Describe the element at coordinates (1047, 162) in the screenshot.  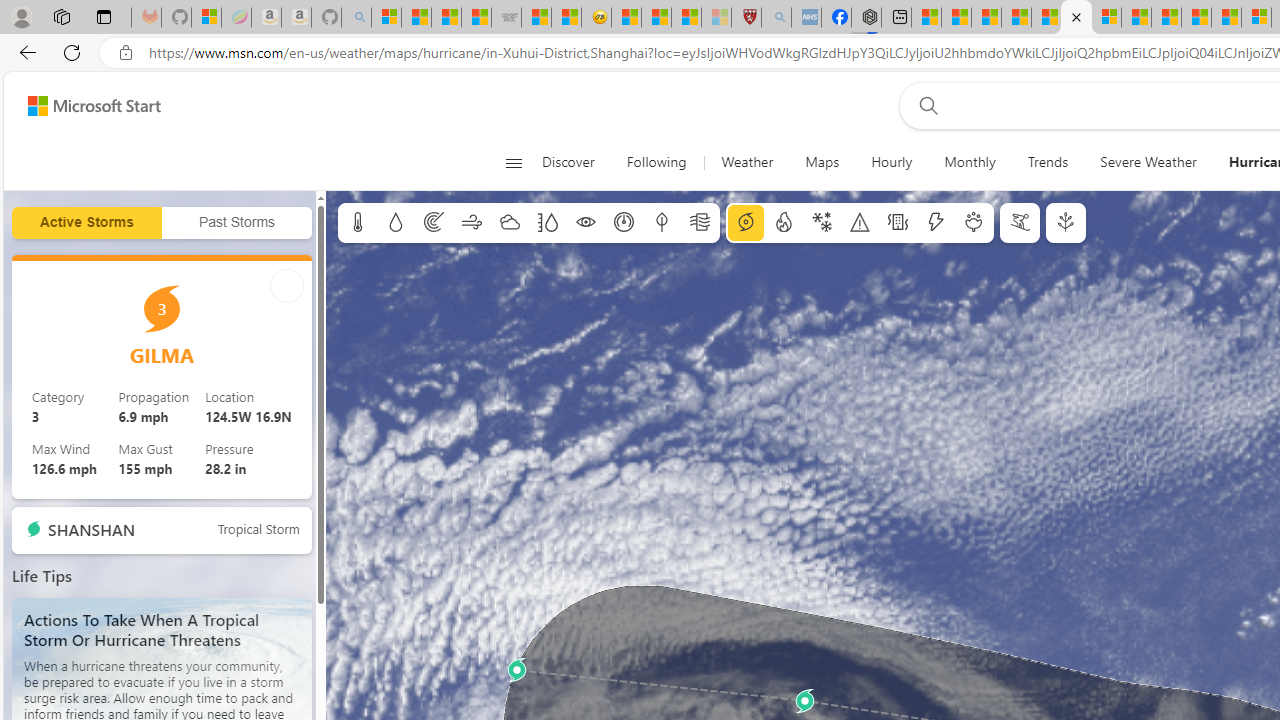
I see `'Trends'` at that location.